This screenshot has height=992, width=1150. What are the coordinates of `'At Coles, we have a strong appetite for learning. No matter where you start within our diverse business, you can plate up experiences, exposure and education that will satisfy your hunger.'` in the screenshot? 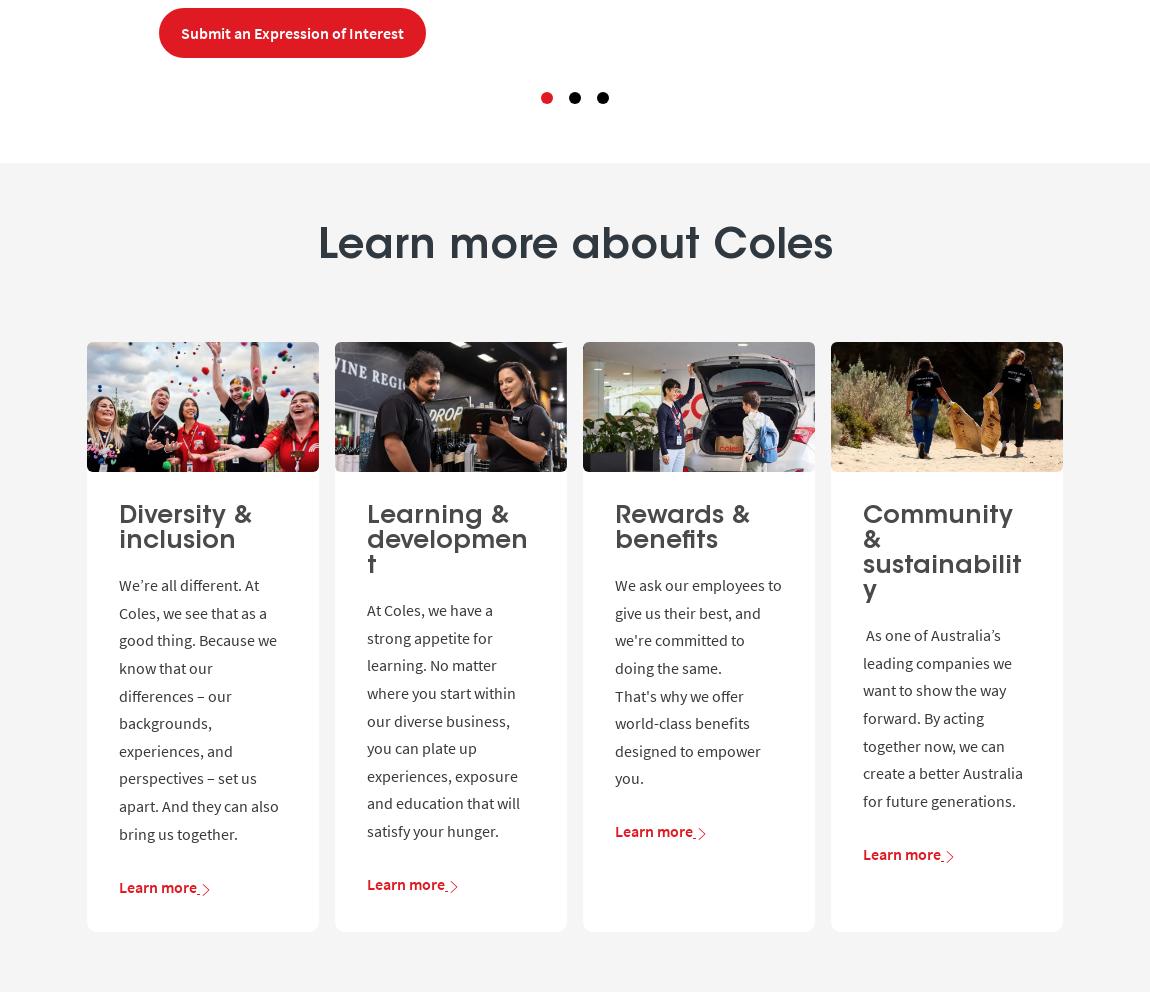 It's located at (366, 720).